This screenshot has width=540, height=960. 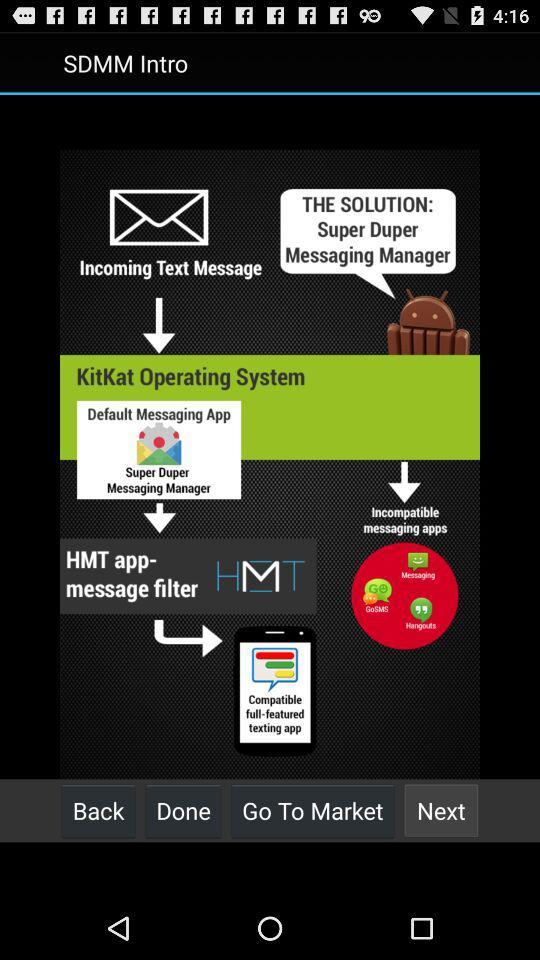 I want to click on the item above the back button, so click(x=270, y=464).